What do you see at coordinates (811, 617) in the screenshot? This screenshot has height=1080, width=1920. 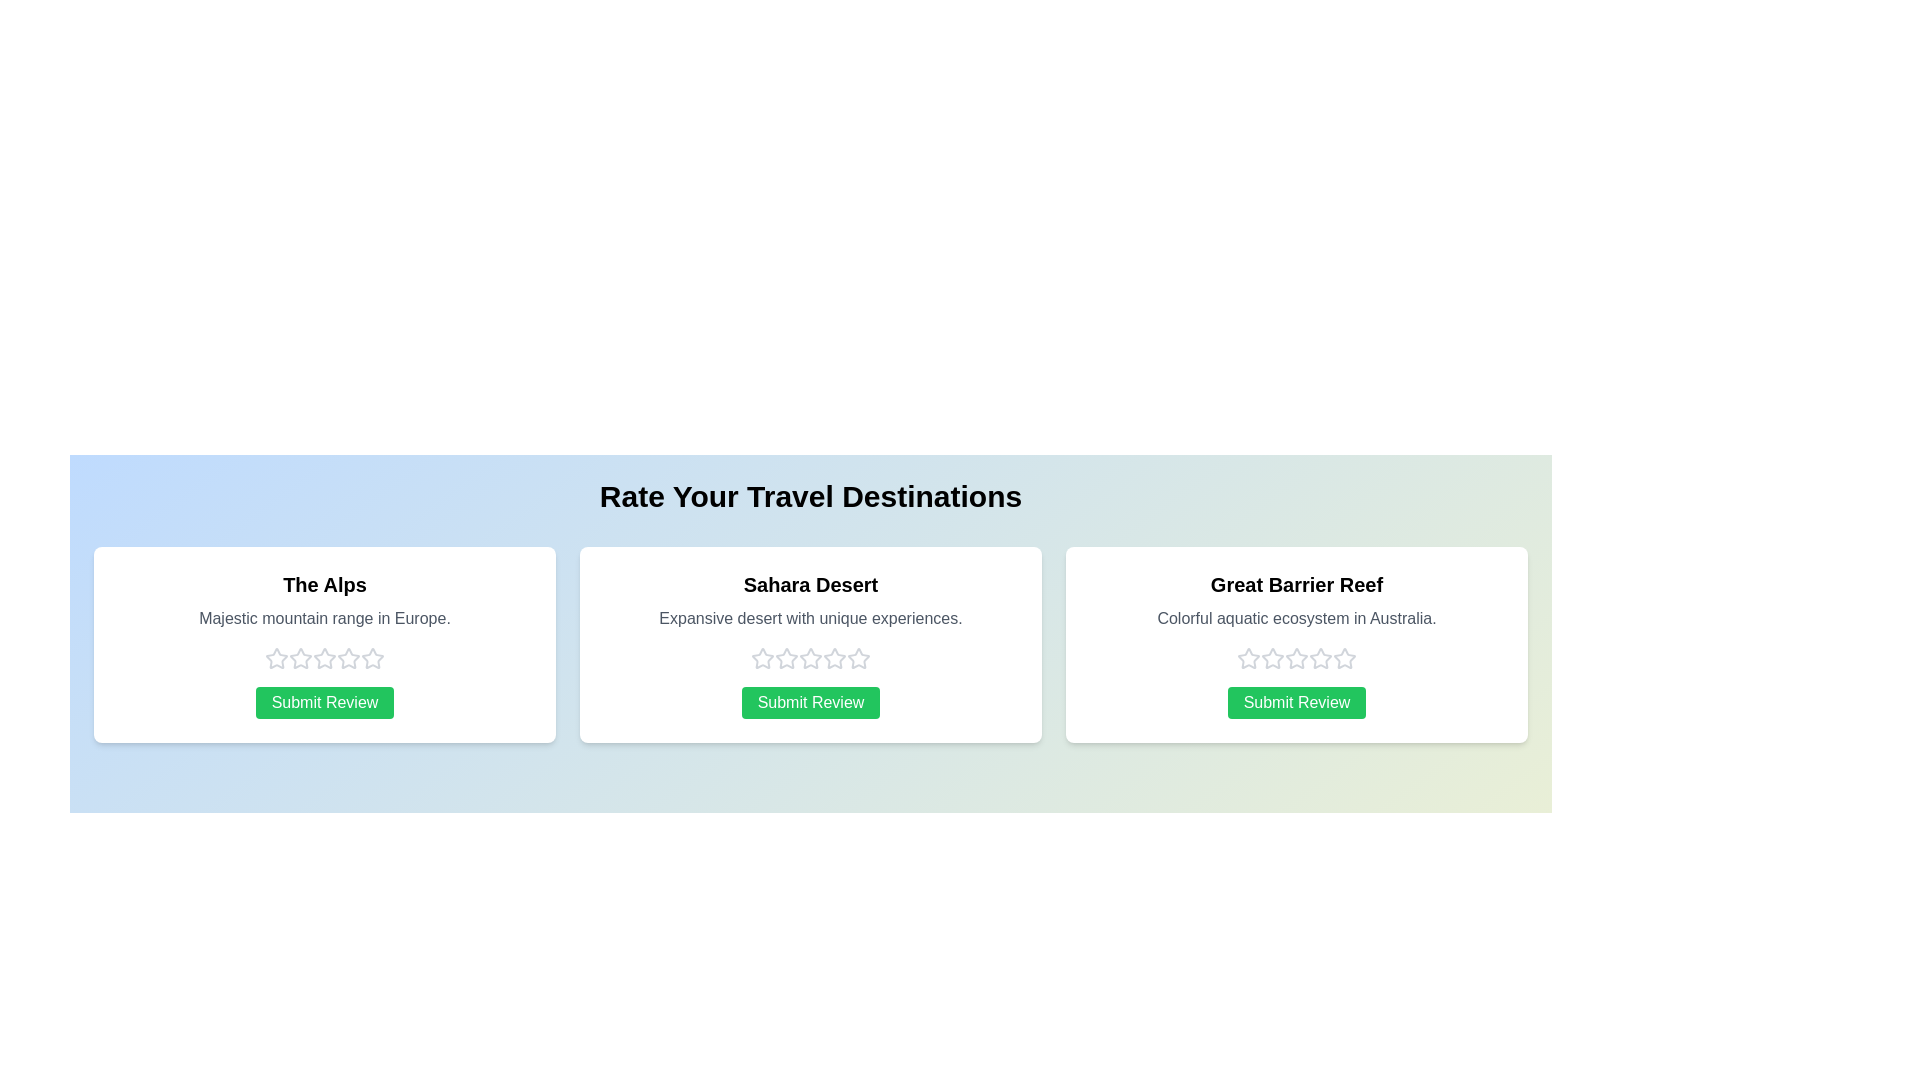 I see `the description of Sahara Desert` at bounding box center [811, 617].